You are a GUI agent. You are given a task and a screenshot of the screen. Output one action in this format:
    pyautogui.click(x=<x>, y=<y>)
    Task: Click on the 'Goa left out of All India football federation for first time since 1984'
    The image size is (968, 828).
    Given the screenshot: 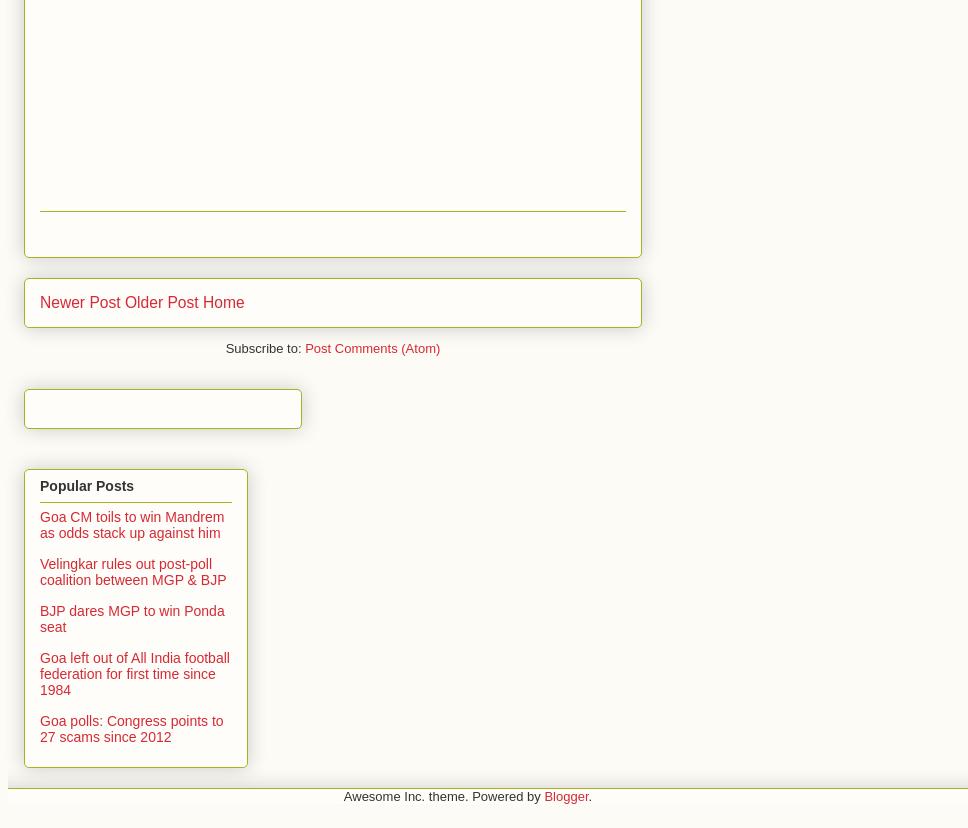 What is the action you would take?
    pyautogui.click(x=39, y=672)
    